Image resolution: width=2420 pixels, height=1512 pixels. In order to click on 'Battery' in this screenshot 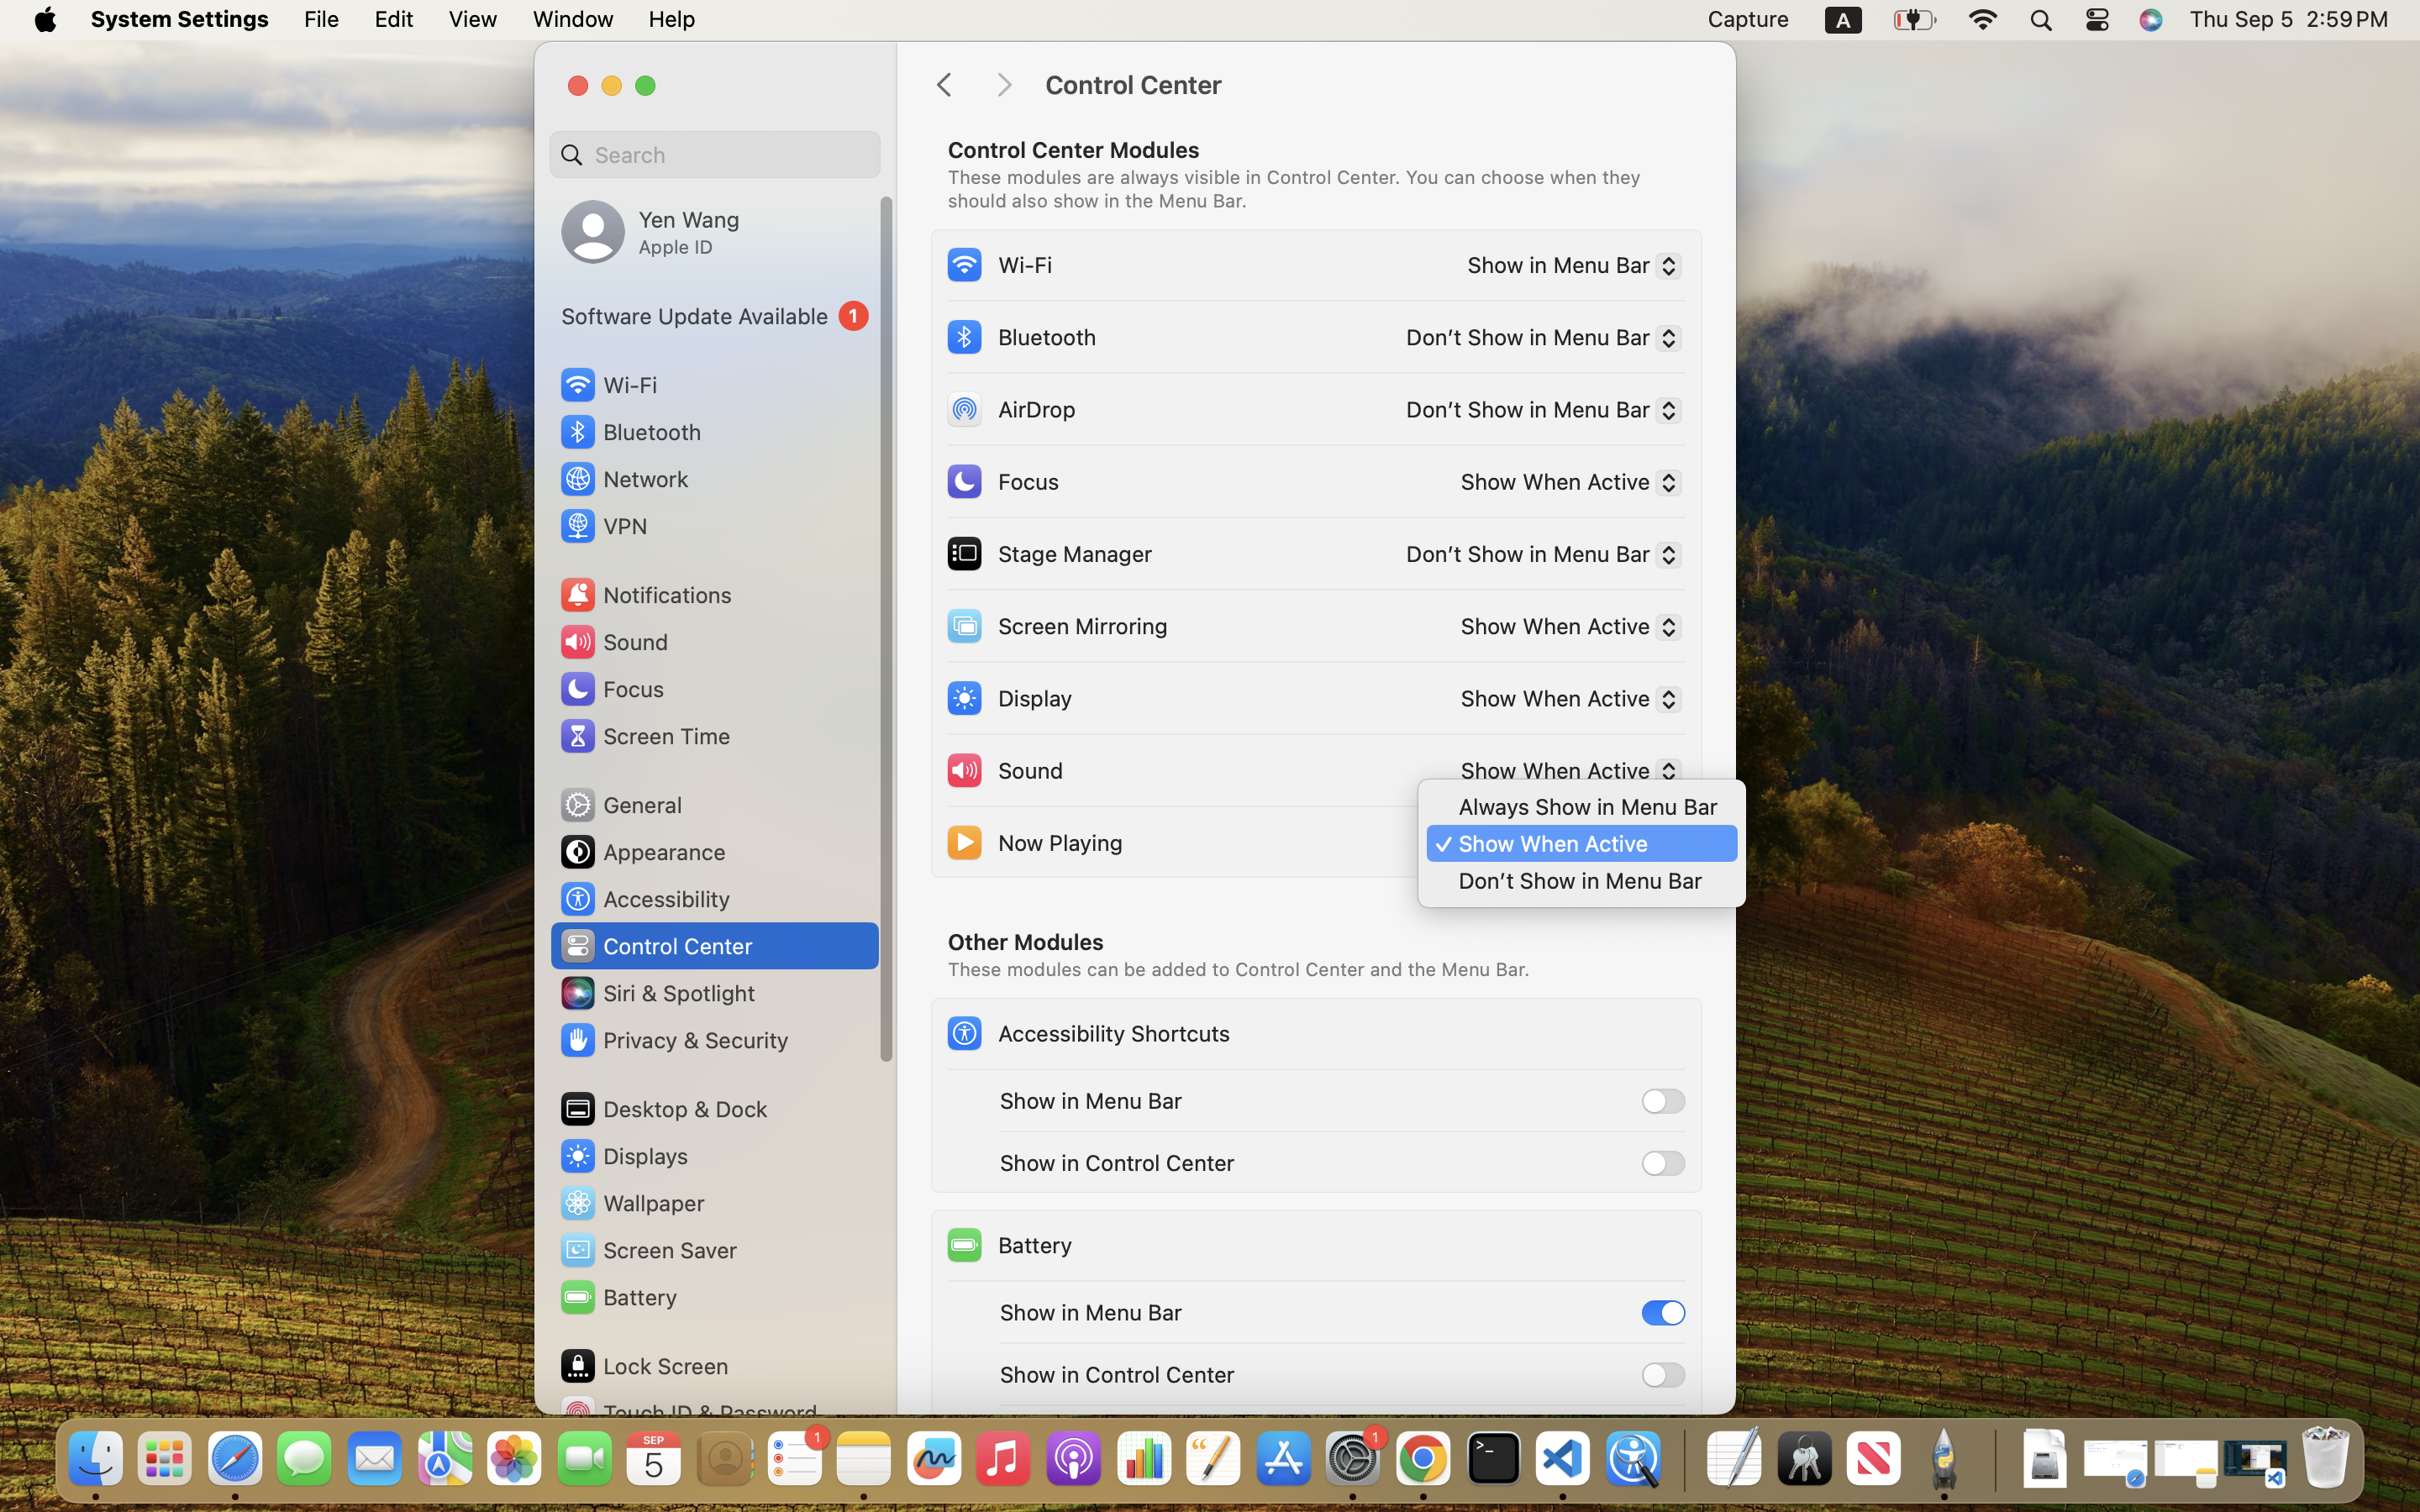, I will do `click(1007, 1243)`.